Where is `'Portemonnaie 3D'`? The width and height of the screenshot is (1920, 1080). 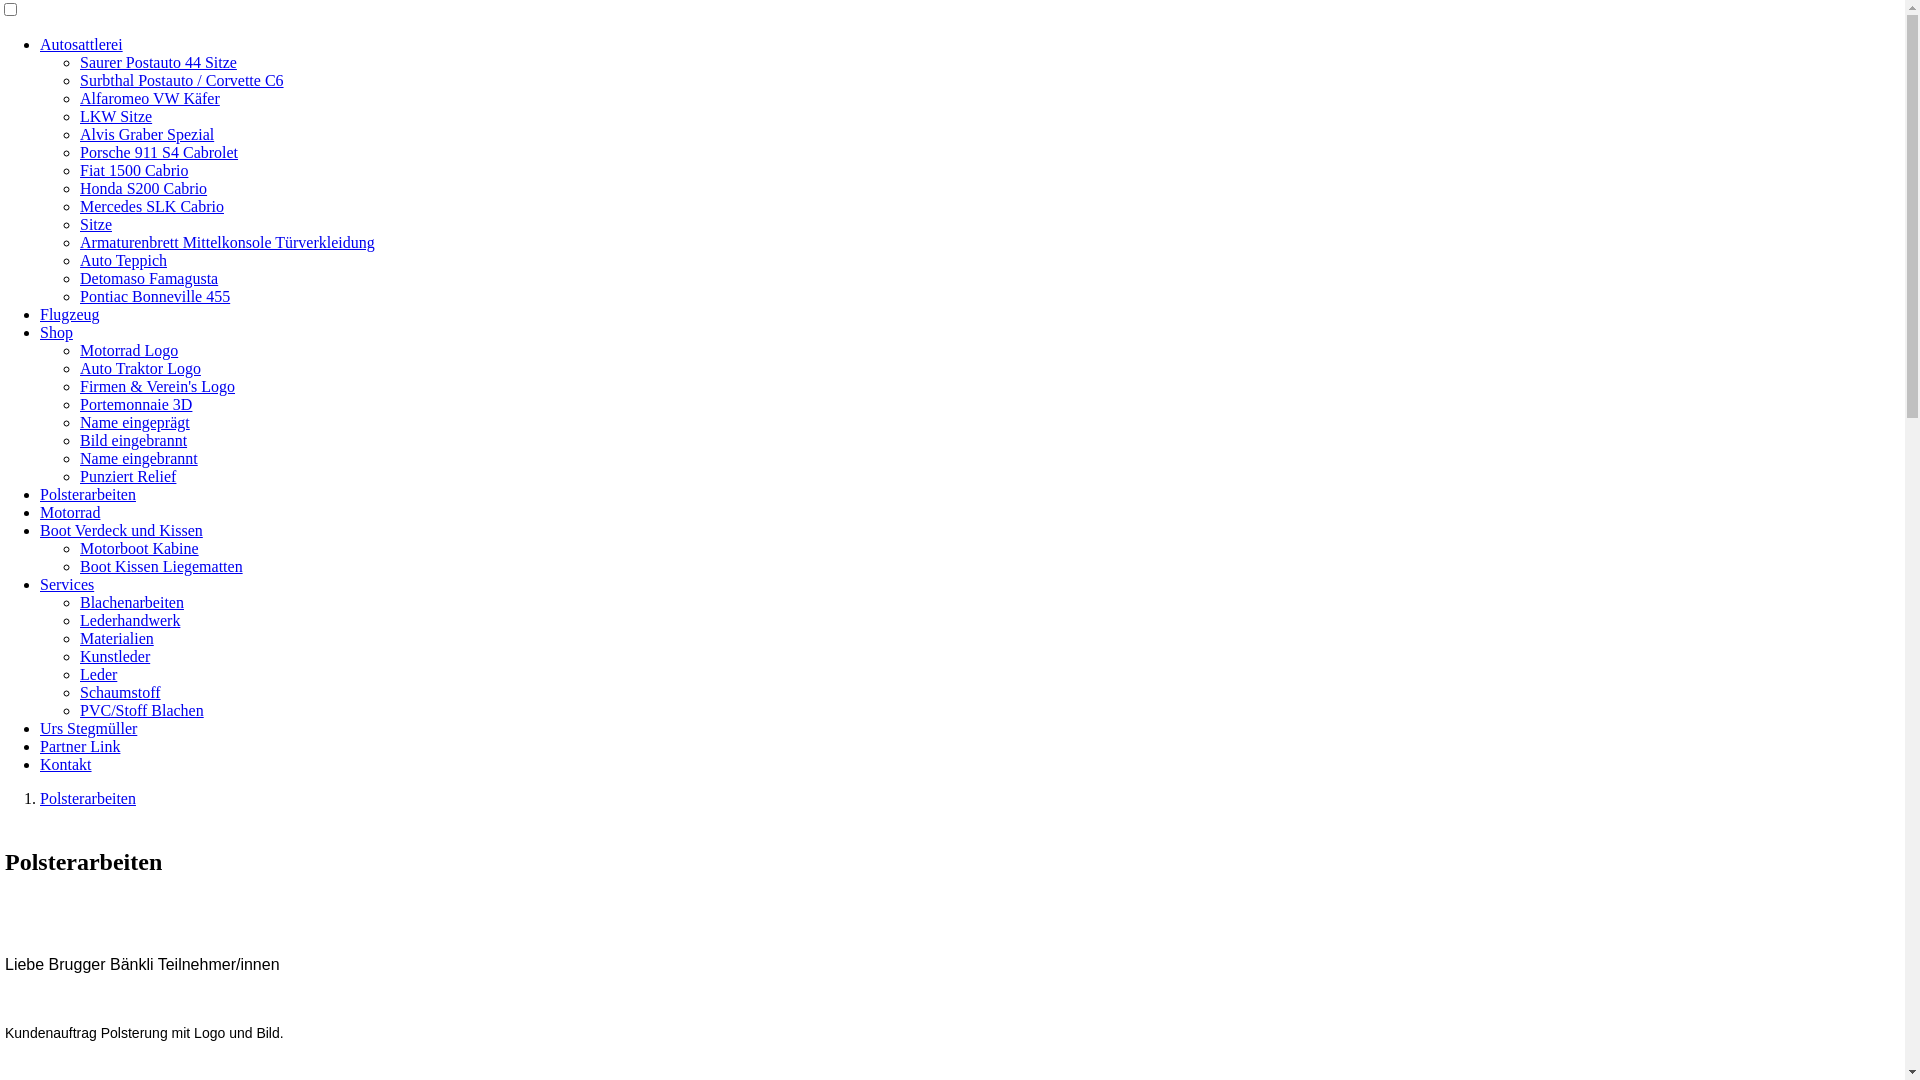 'Portemonnaie 3D' is located at coordinates (80, 404).